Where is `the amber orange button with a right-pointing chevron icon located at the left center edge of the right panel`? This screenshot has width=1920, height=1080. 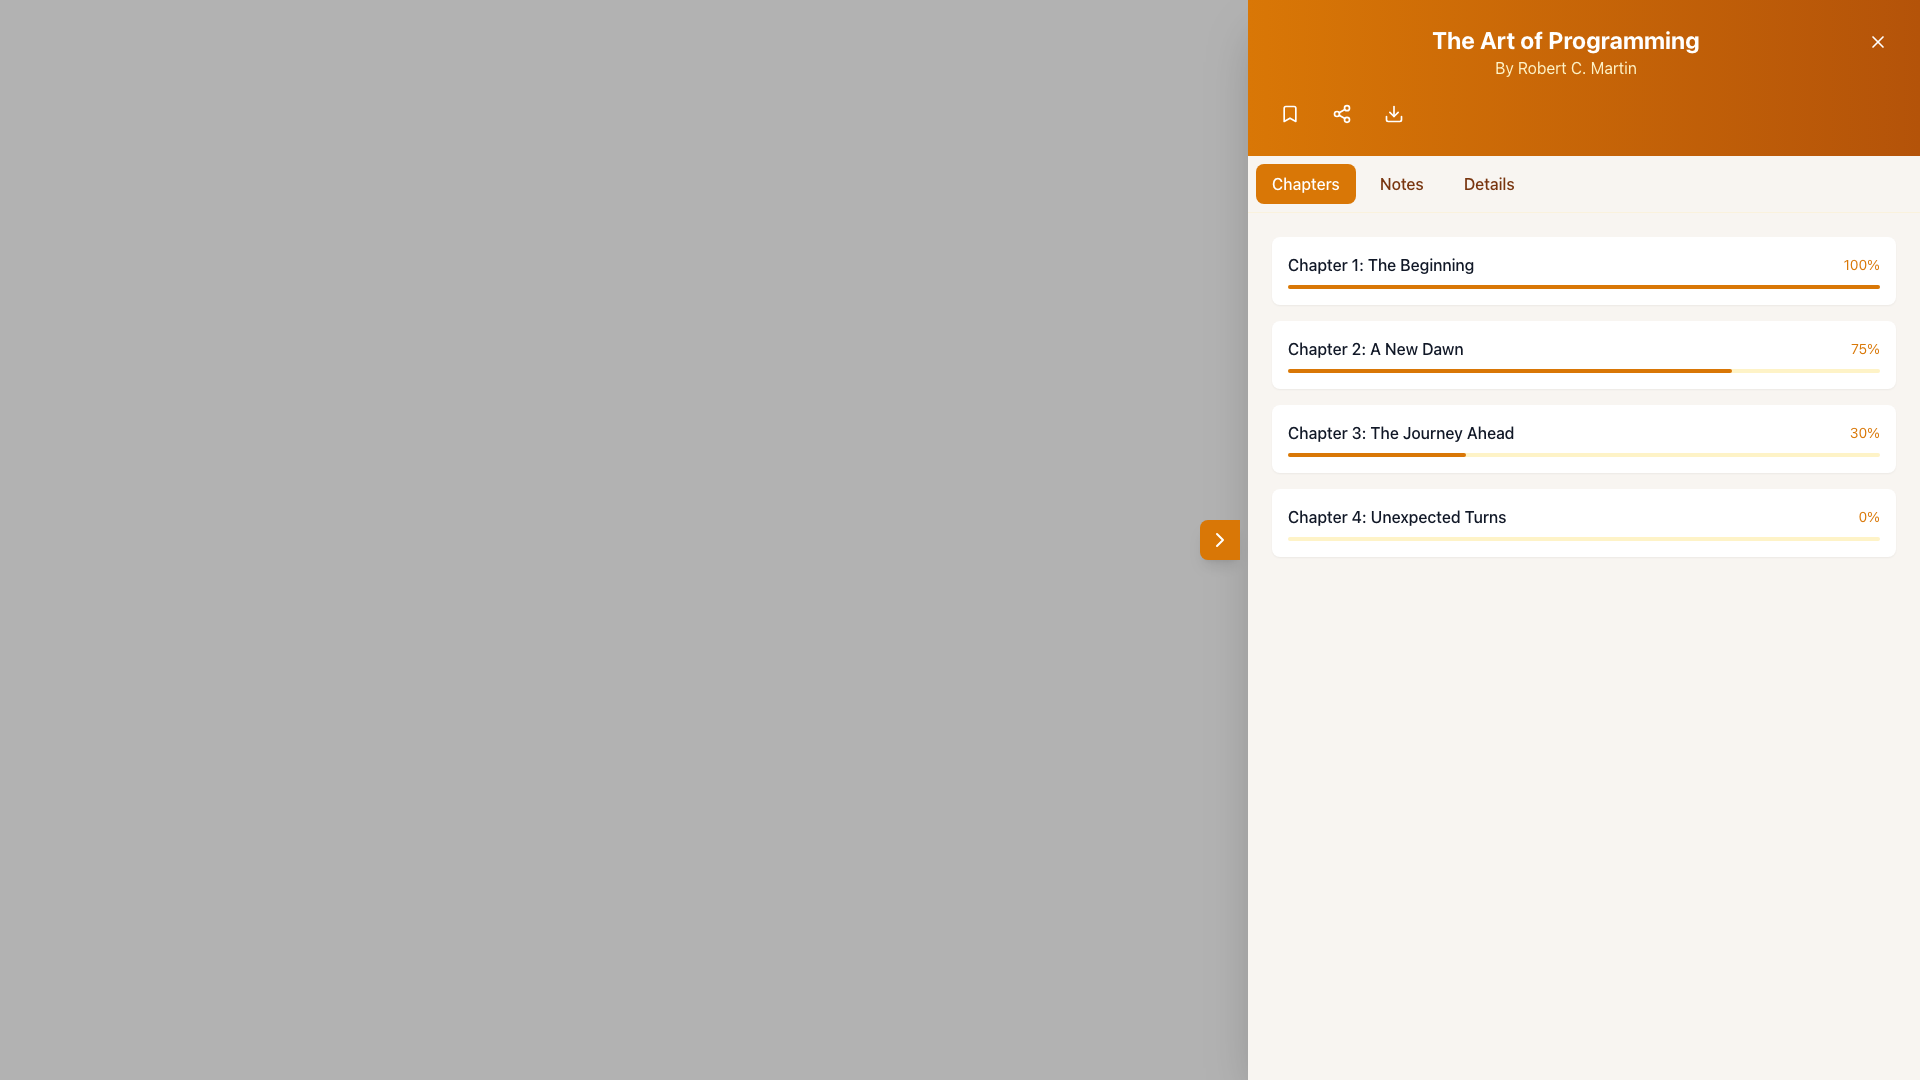
the amber orange button with a right-pointing chevron icon located at the left center edge of the right panel is located at coordinates (1218, 540).